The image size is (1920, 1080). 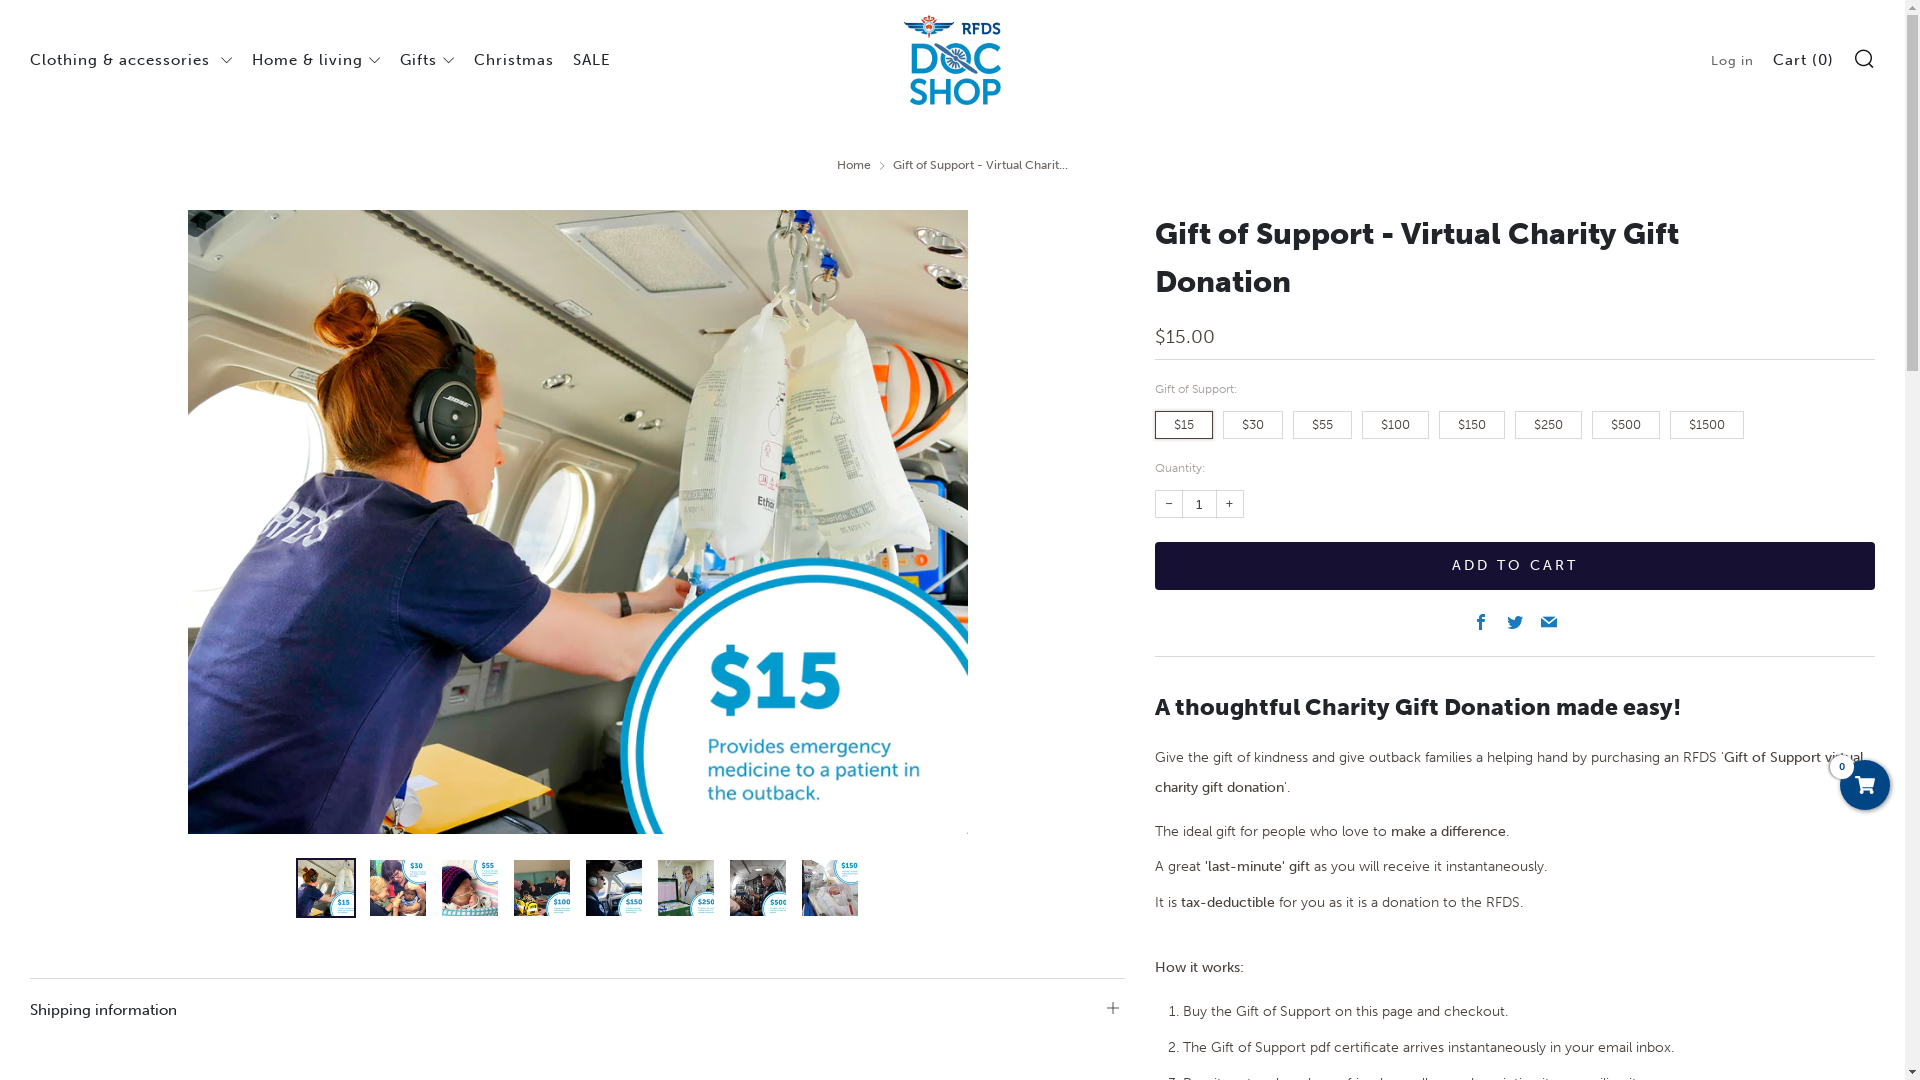 I want to click on 'SALE', so click(x=590, y=59).